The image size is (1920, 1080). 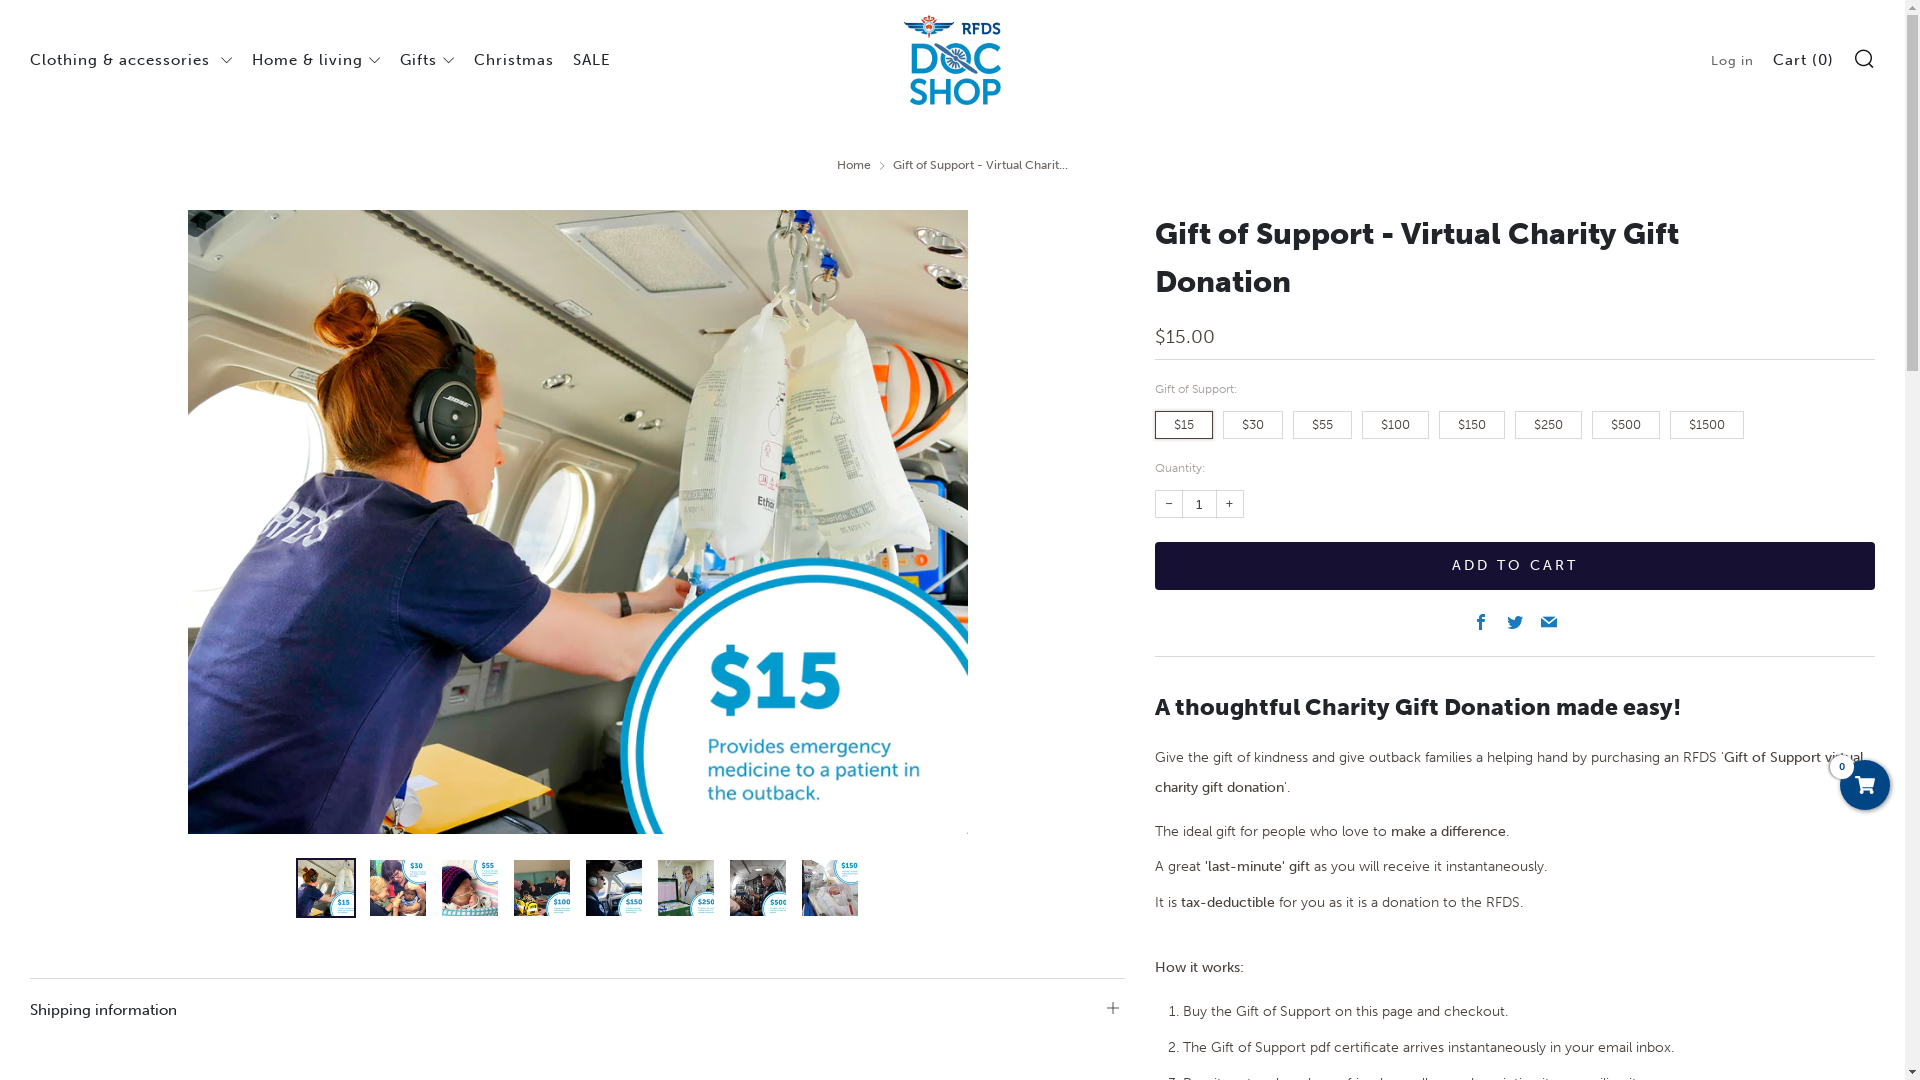 I want to click on 'SALE', so click(x=590, y=59).